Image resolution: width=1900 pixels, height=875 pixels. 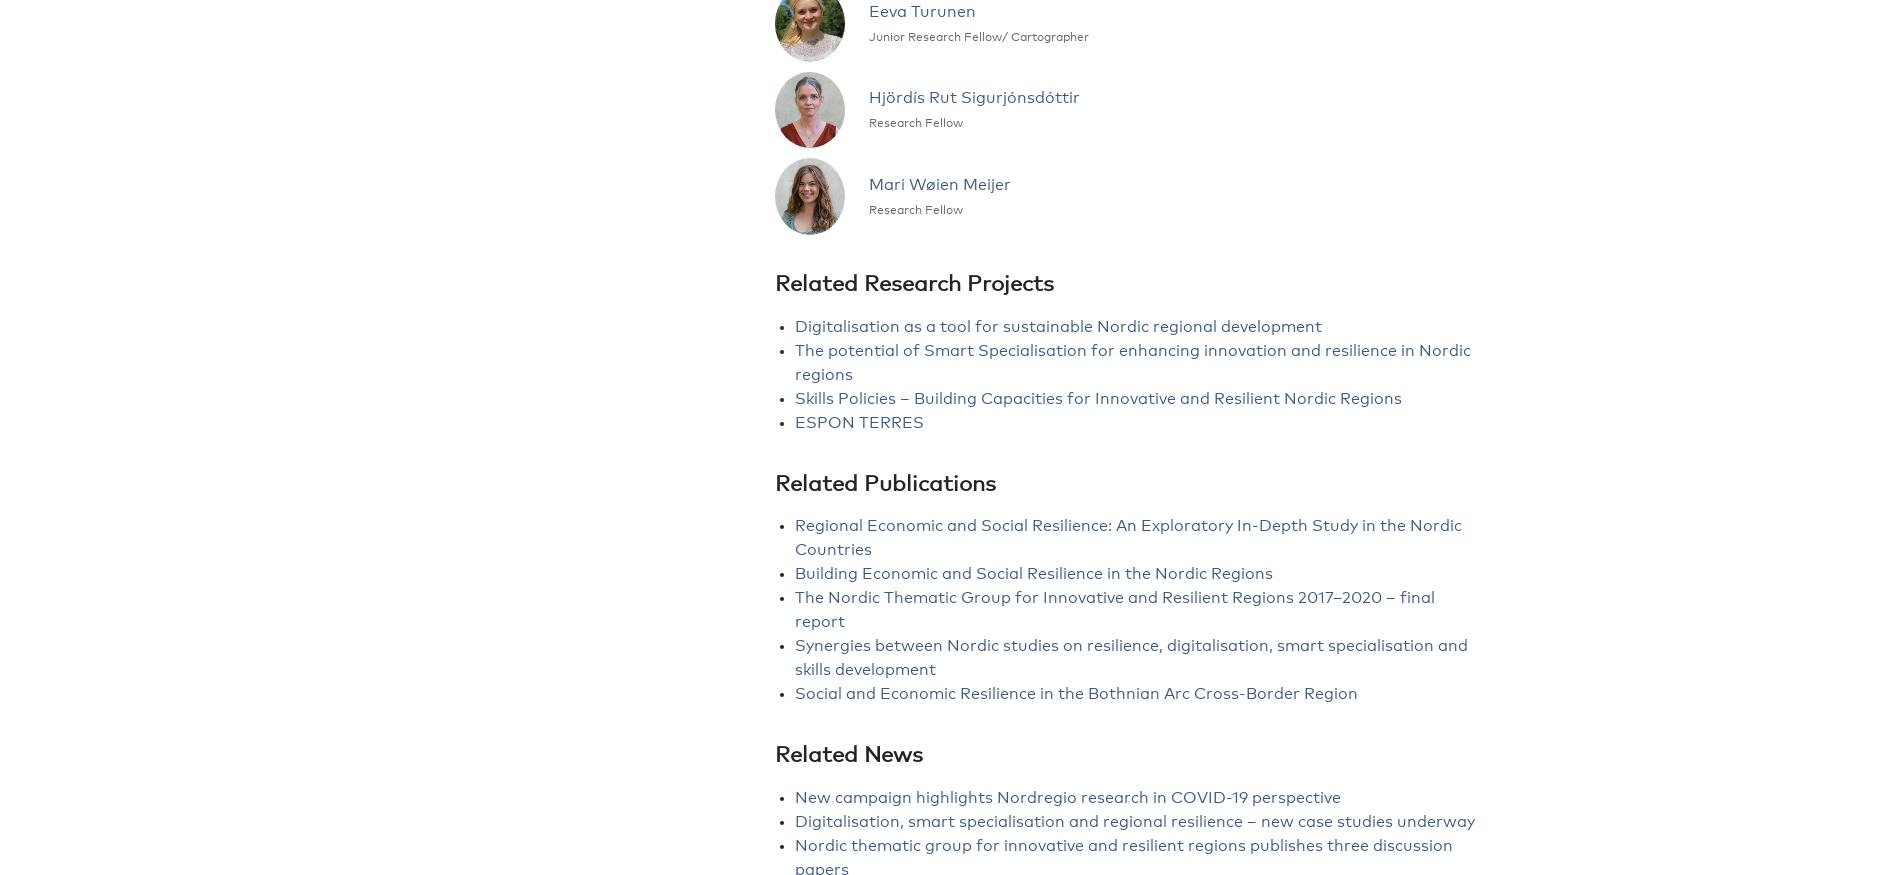 I want to click on 'Digitalisation, smart specialisation and regional resilience – new case studies underway', so click(x=793, y=821).